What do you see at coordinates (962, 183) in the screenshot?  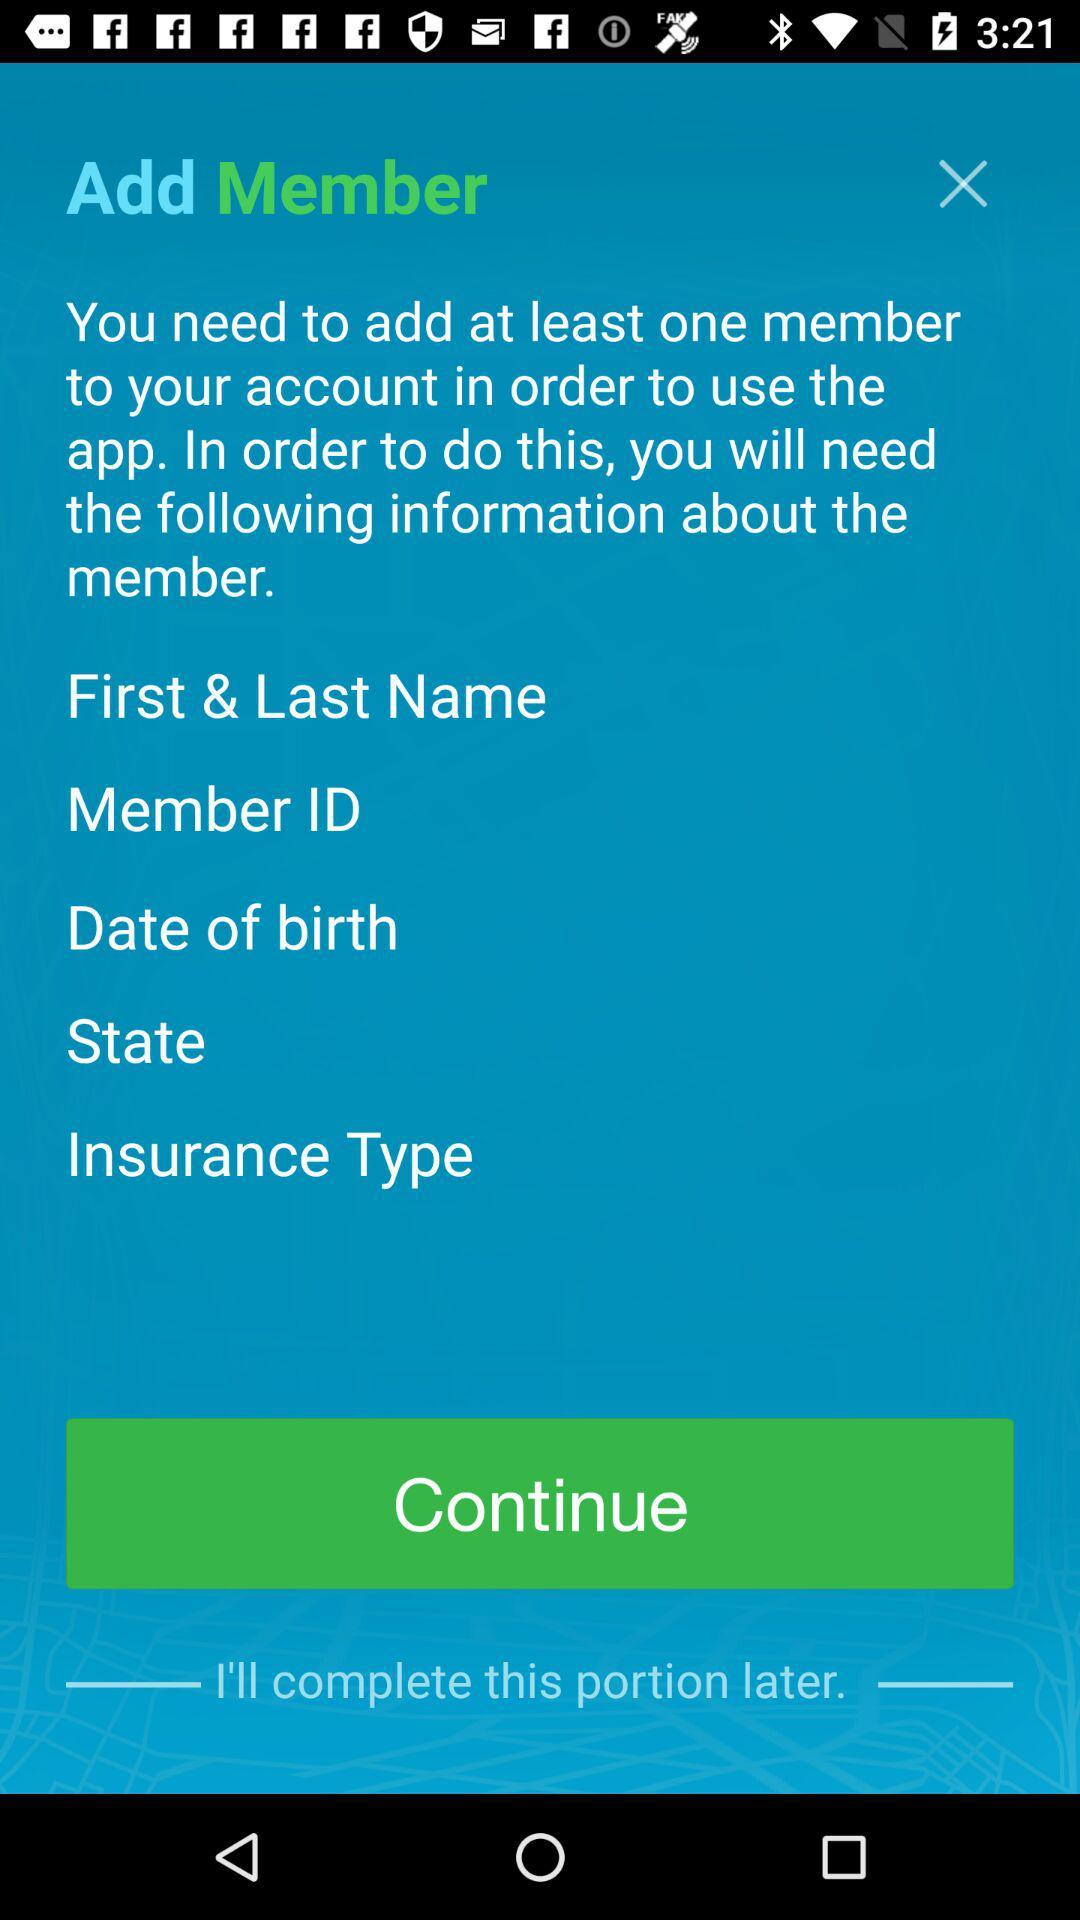 I see `the item at the top right corner` at bounding box center [962, 183].